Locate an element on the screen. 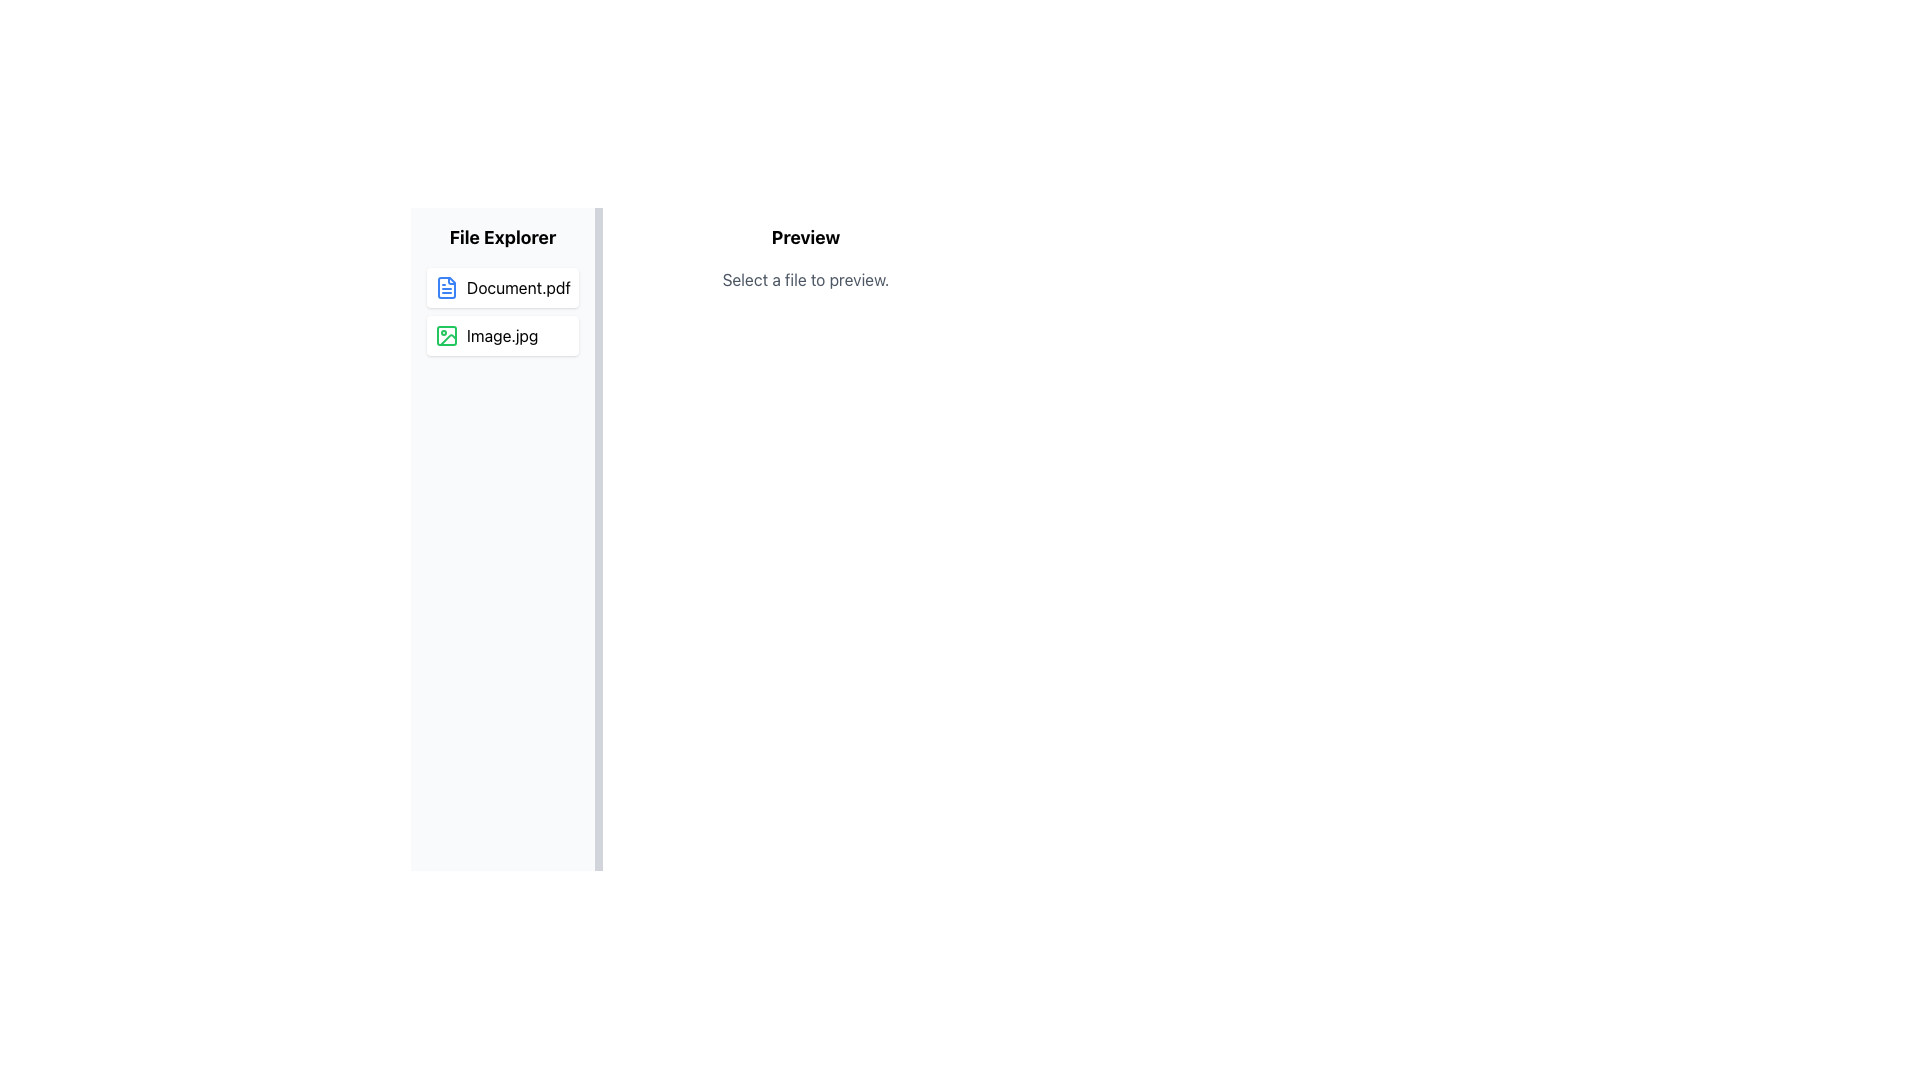 The image size is (1920, 1080). icon element representing the image file 'Image.jpg' located in the explorer section by clicking on it is located at coordinates (445, 334).